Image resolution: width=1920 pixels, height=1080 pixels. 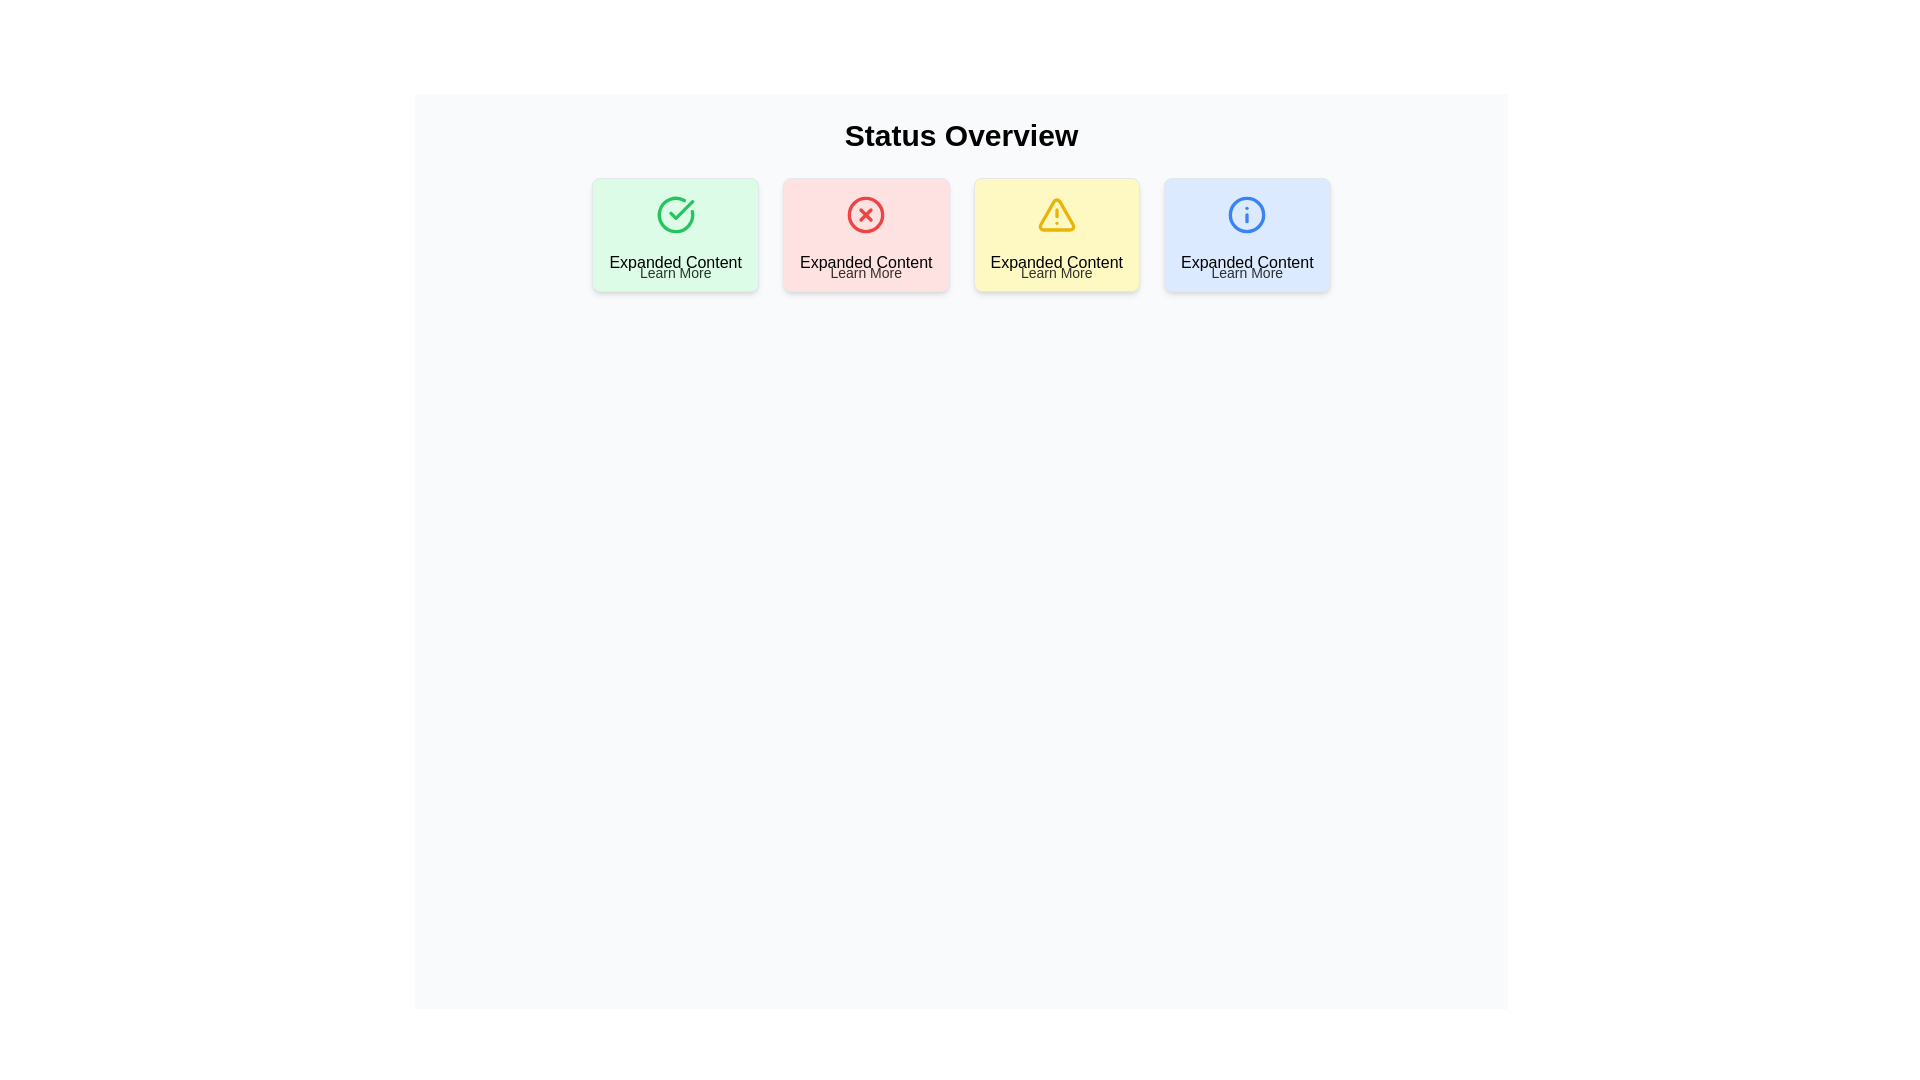 I want to click on the 'Learn More' link located on the light green card component at the top left corner of the grid layout, so click(x=675, y=234).